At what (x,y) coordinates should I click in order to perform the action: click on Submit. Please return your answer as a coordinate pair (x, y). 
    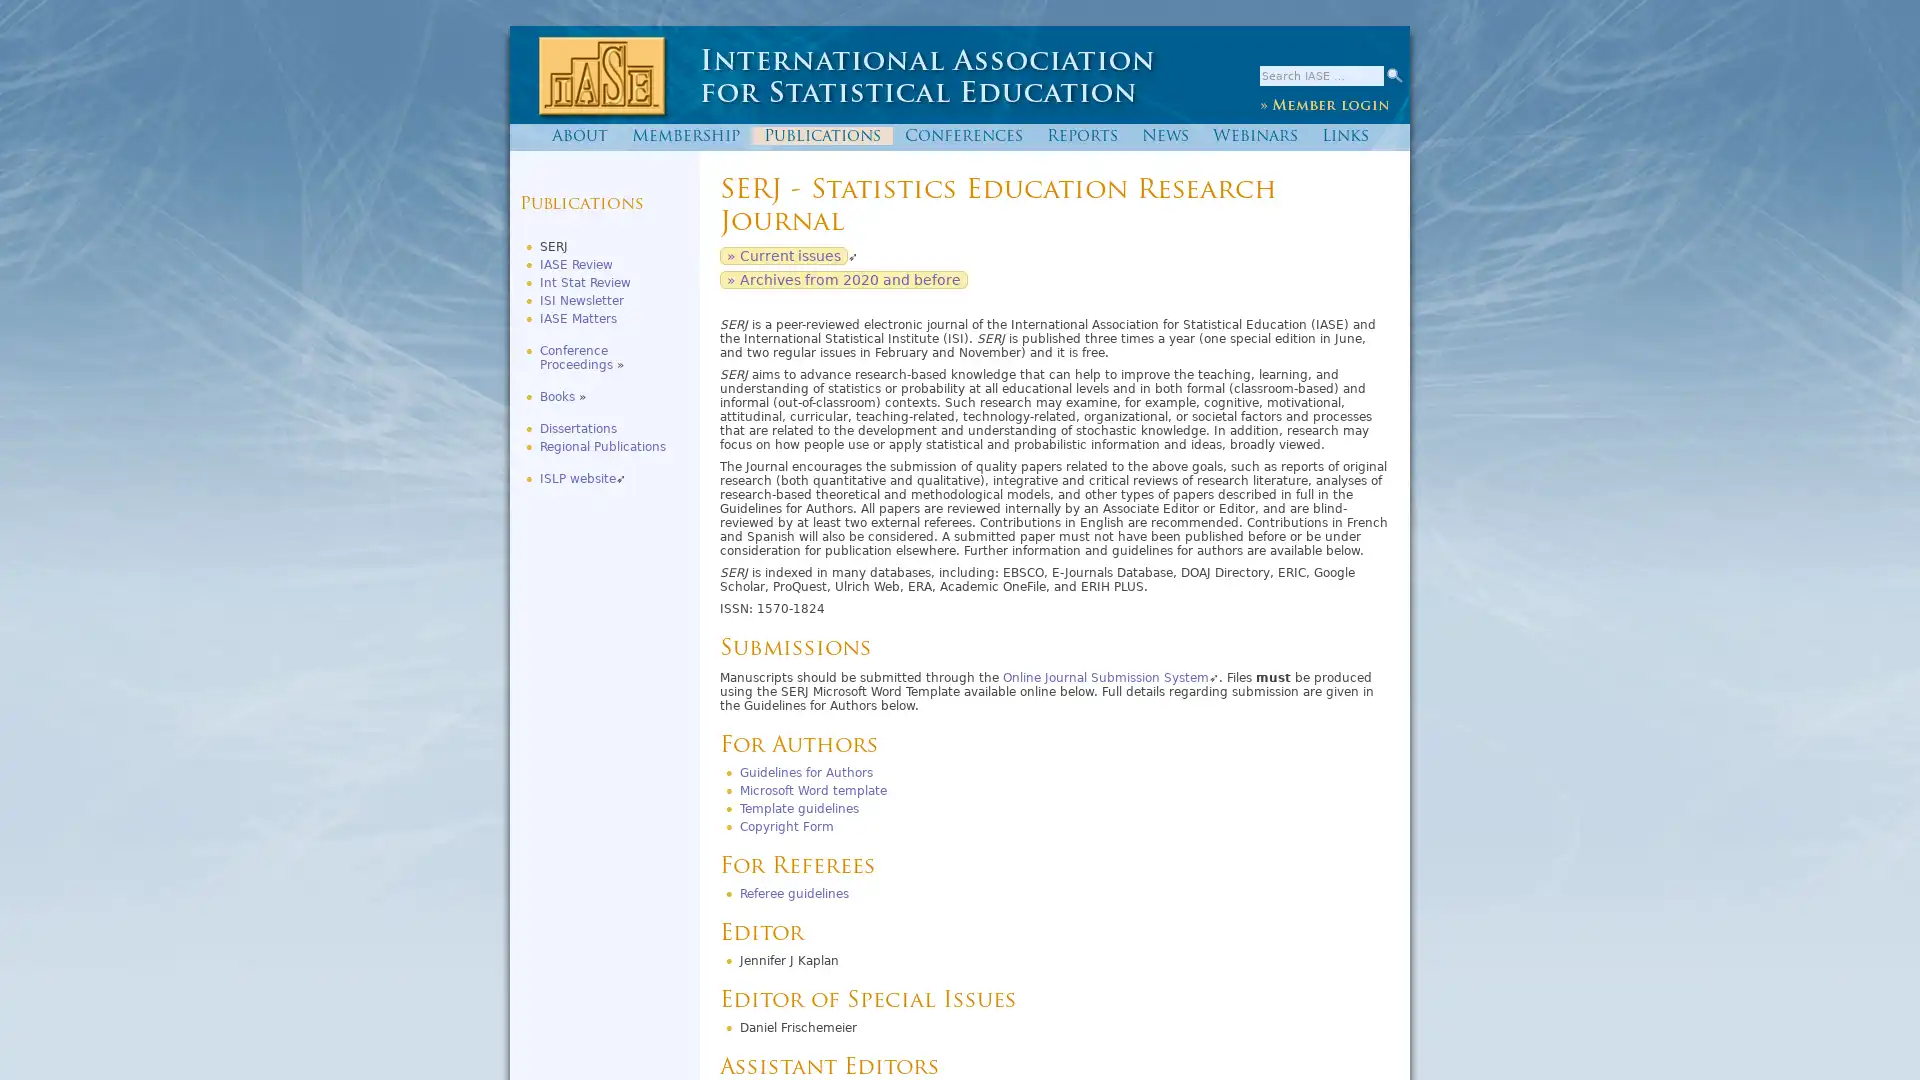
    Looking at the image, I should click on (1392, 73).